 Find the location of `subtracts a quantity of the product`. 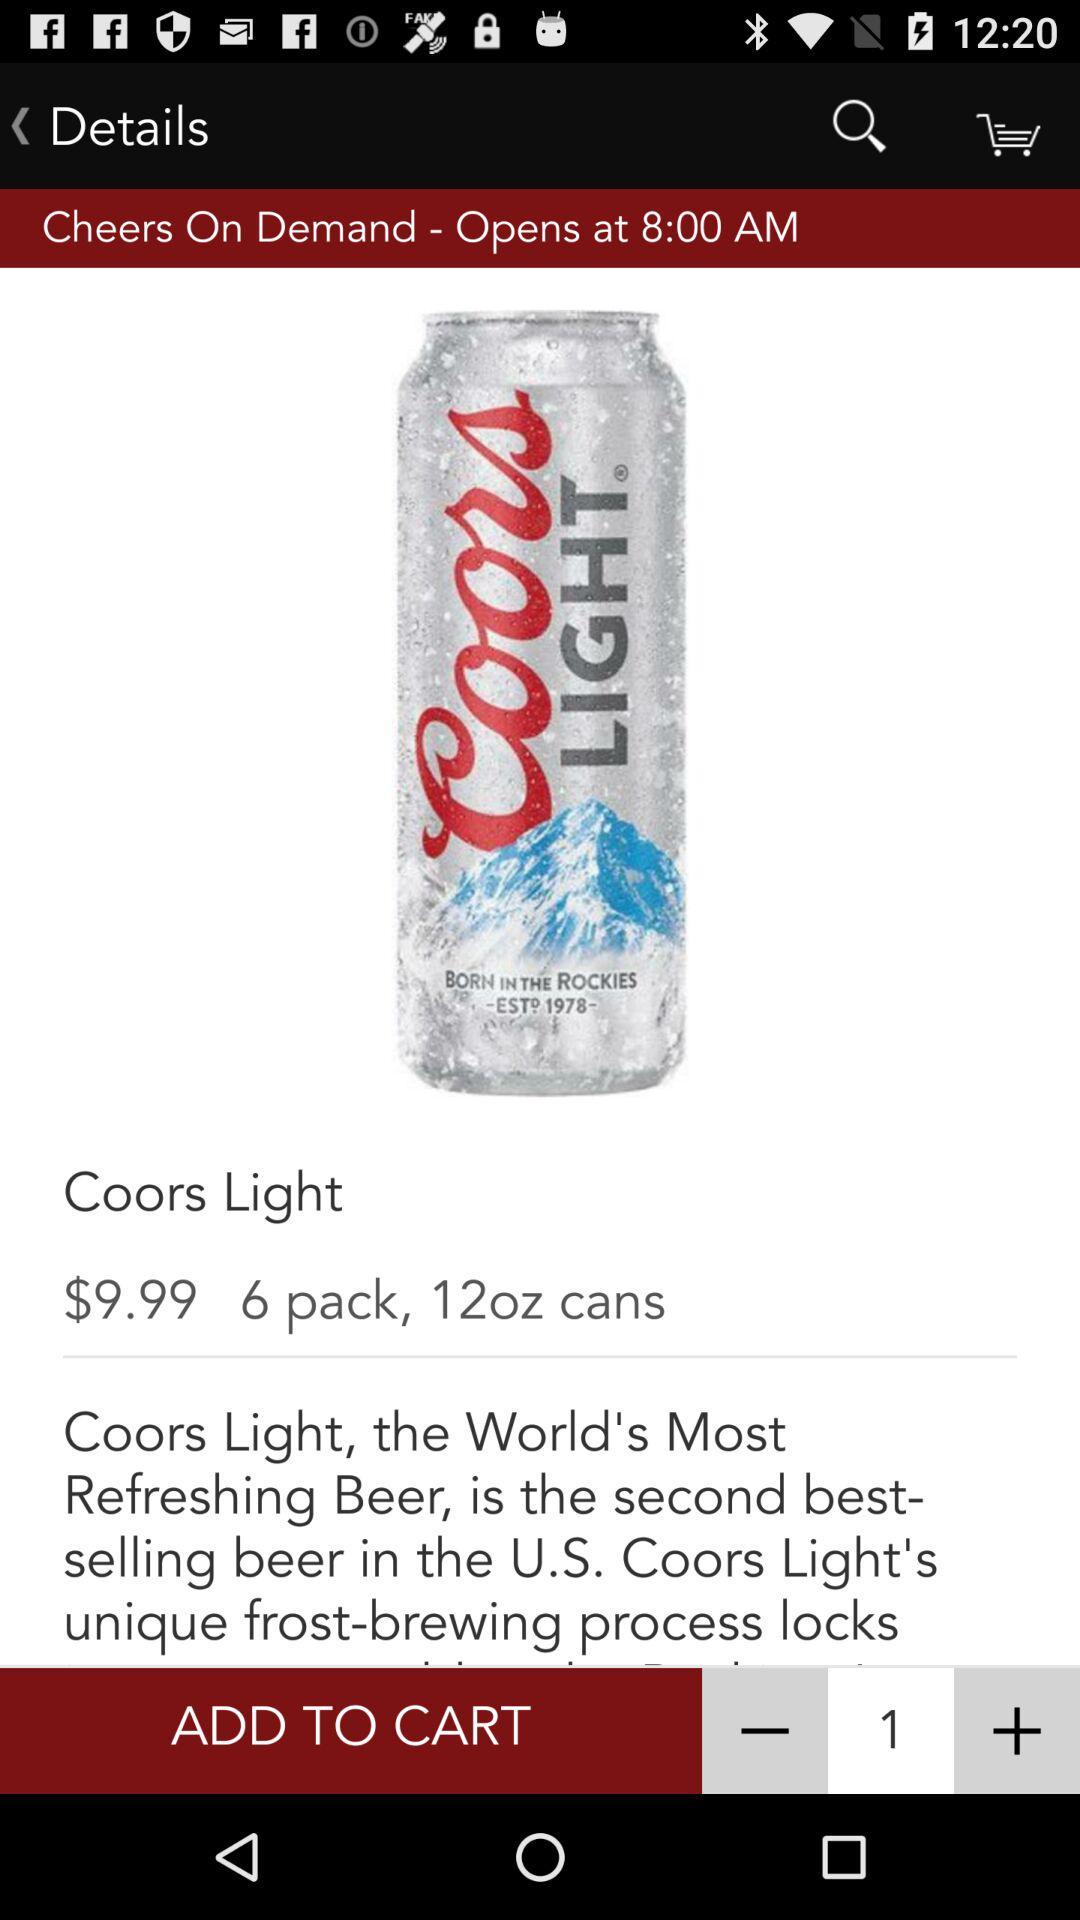

subtracts a quantity of the product is located at coordinates (764, 1730).